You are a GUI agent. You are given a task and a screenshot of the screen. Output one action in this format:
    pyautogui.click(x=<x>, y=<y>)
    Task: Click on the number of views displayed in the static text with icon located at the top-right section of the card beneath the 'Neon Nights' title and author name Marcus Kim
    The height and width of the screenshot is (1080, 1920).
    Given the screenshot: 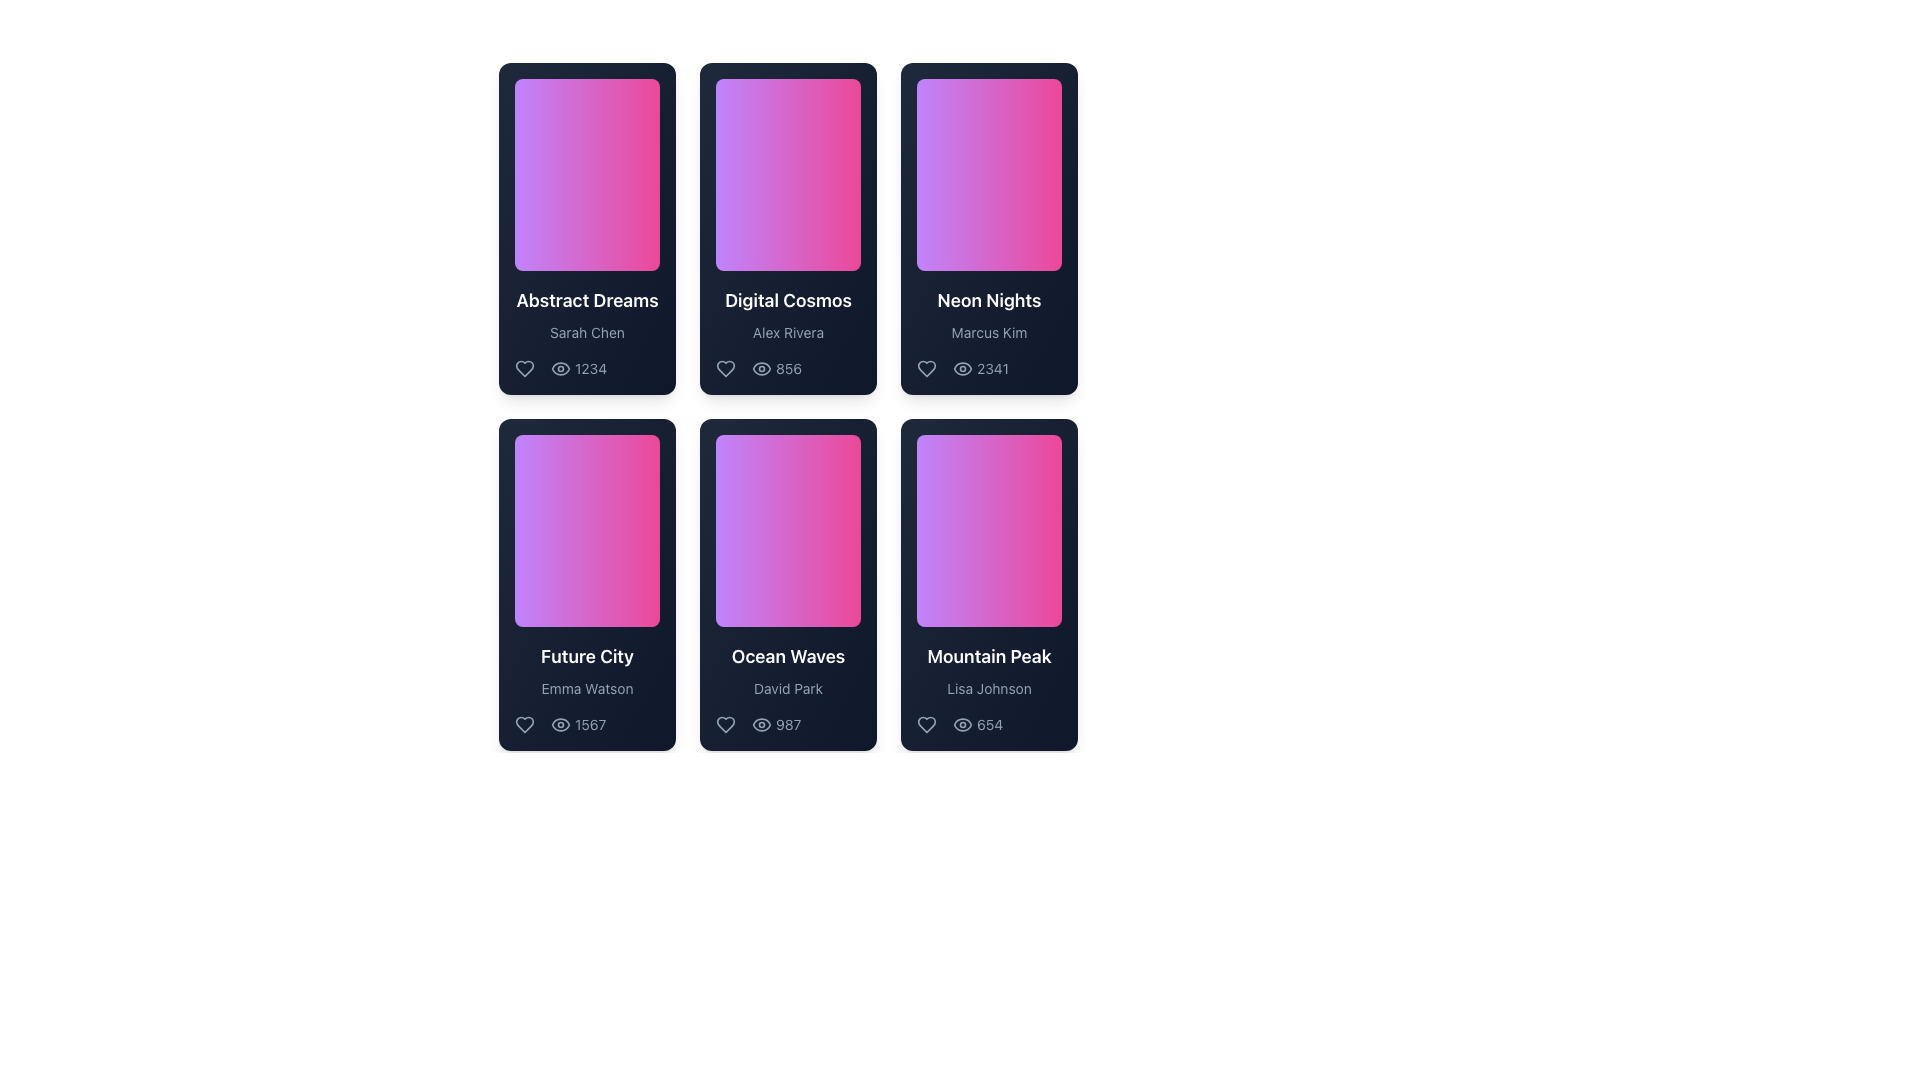 What is the action you would take?
    pyautogui.click(x=963, y=369)
    